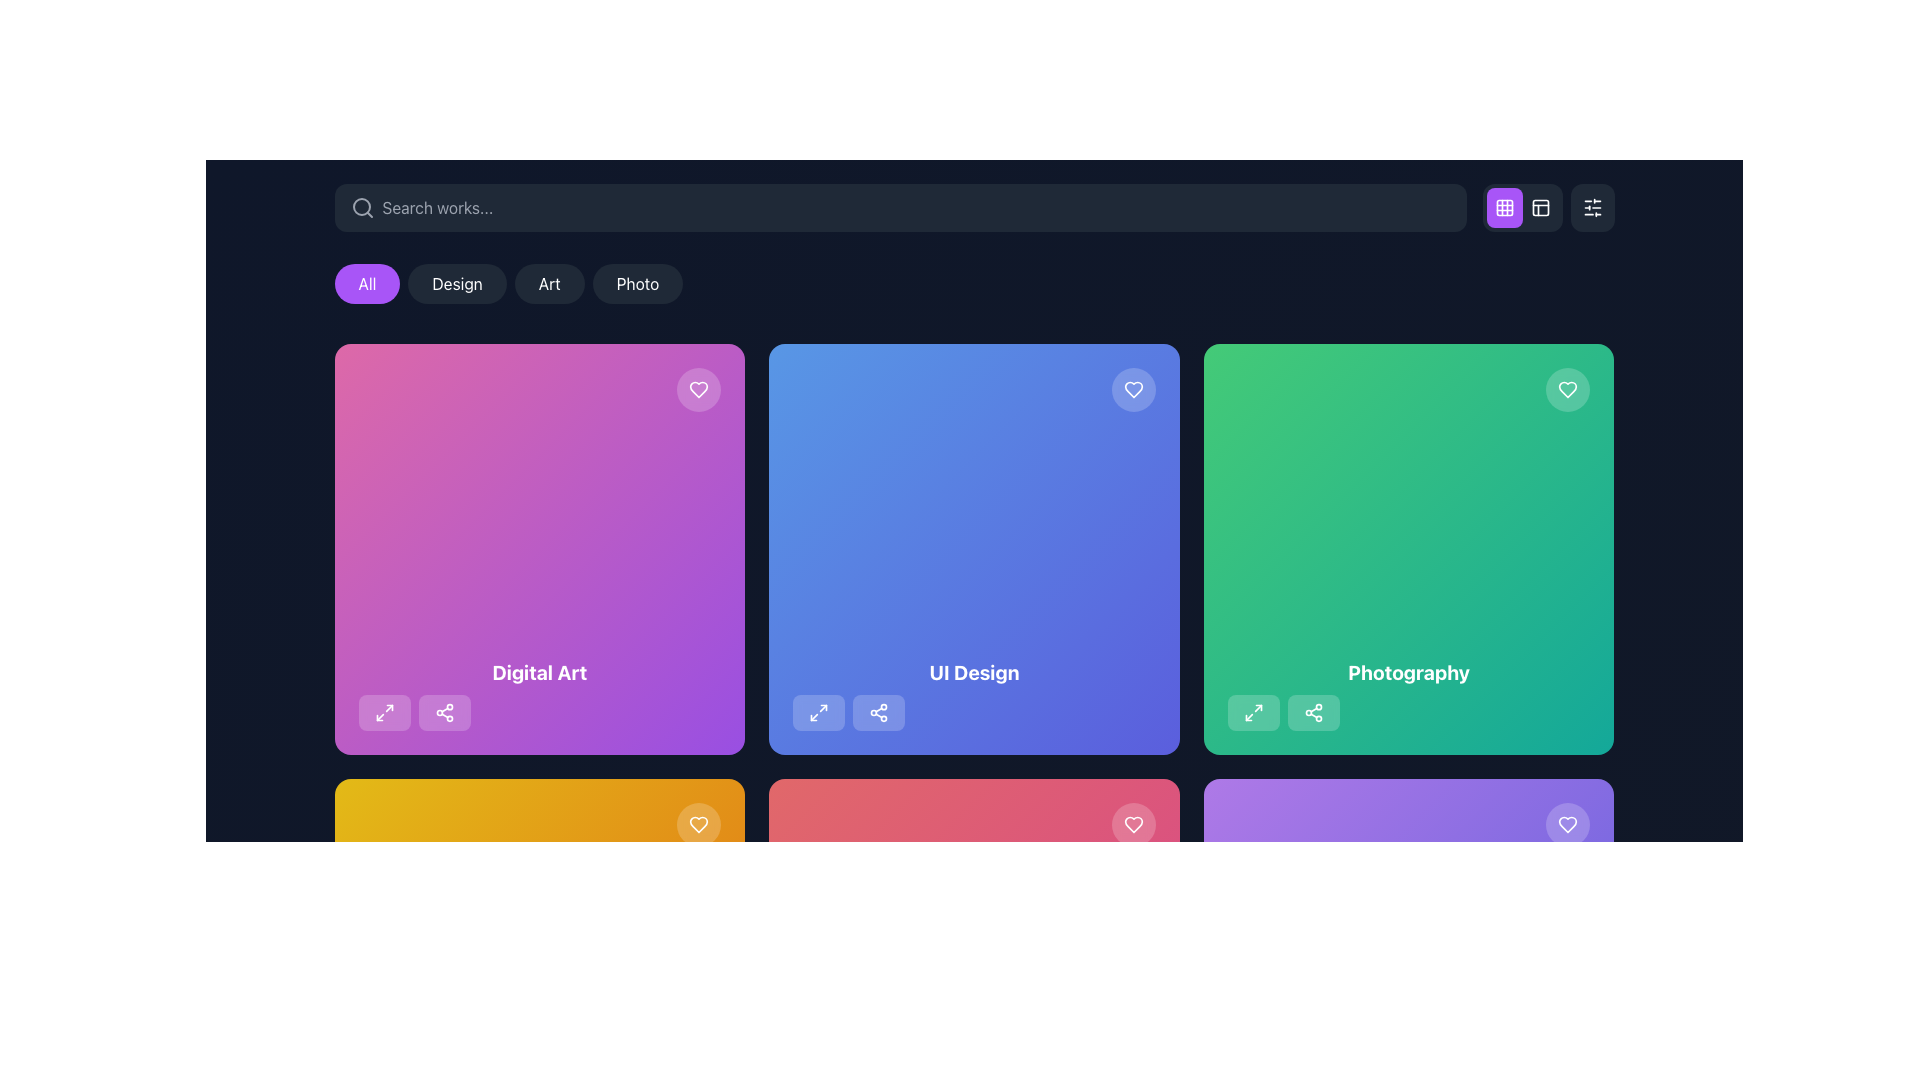  Describe the element at coordinates (1504, 208) in the screenshot. I see `the top-left rectangular icon within the grid layout selector located in the top-right corner of the interface` at that location.